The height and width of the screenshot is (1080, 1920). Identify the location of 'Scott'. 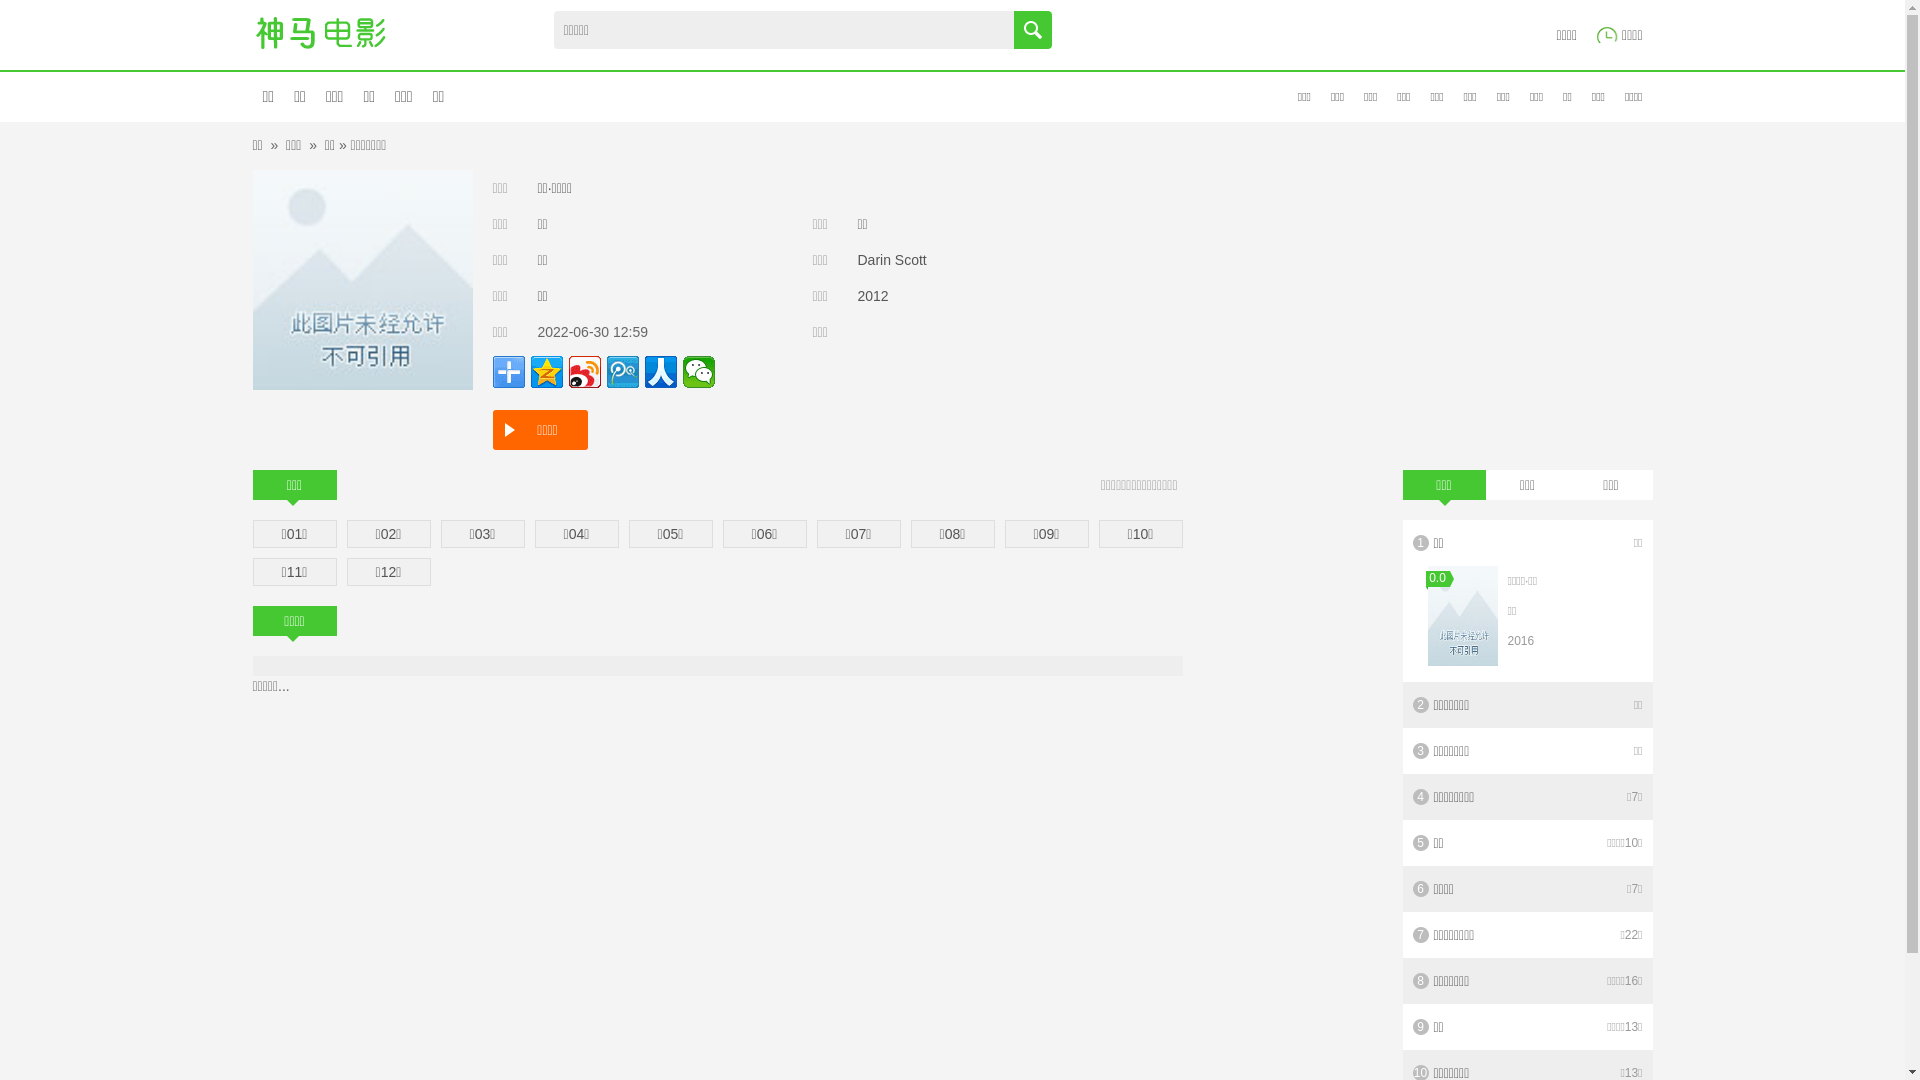
(893, 258).